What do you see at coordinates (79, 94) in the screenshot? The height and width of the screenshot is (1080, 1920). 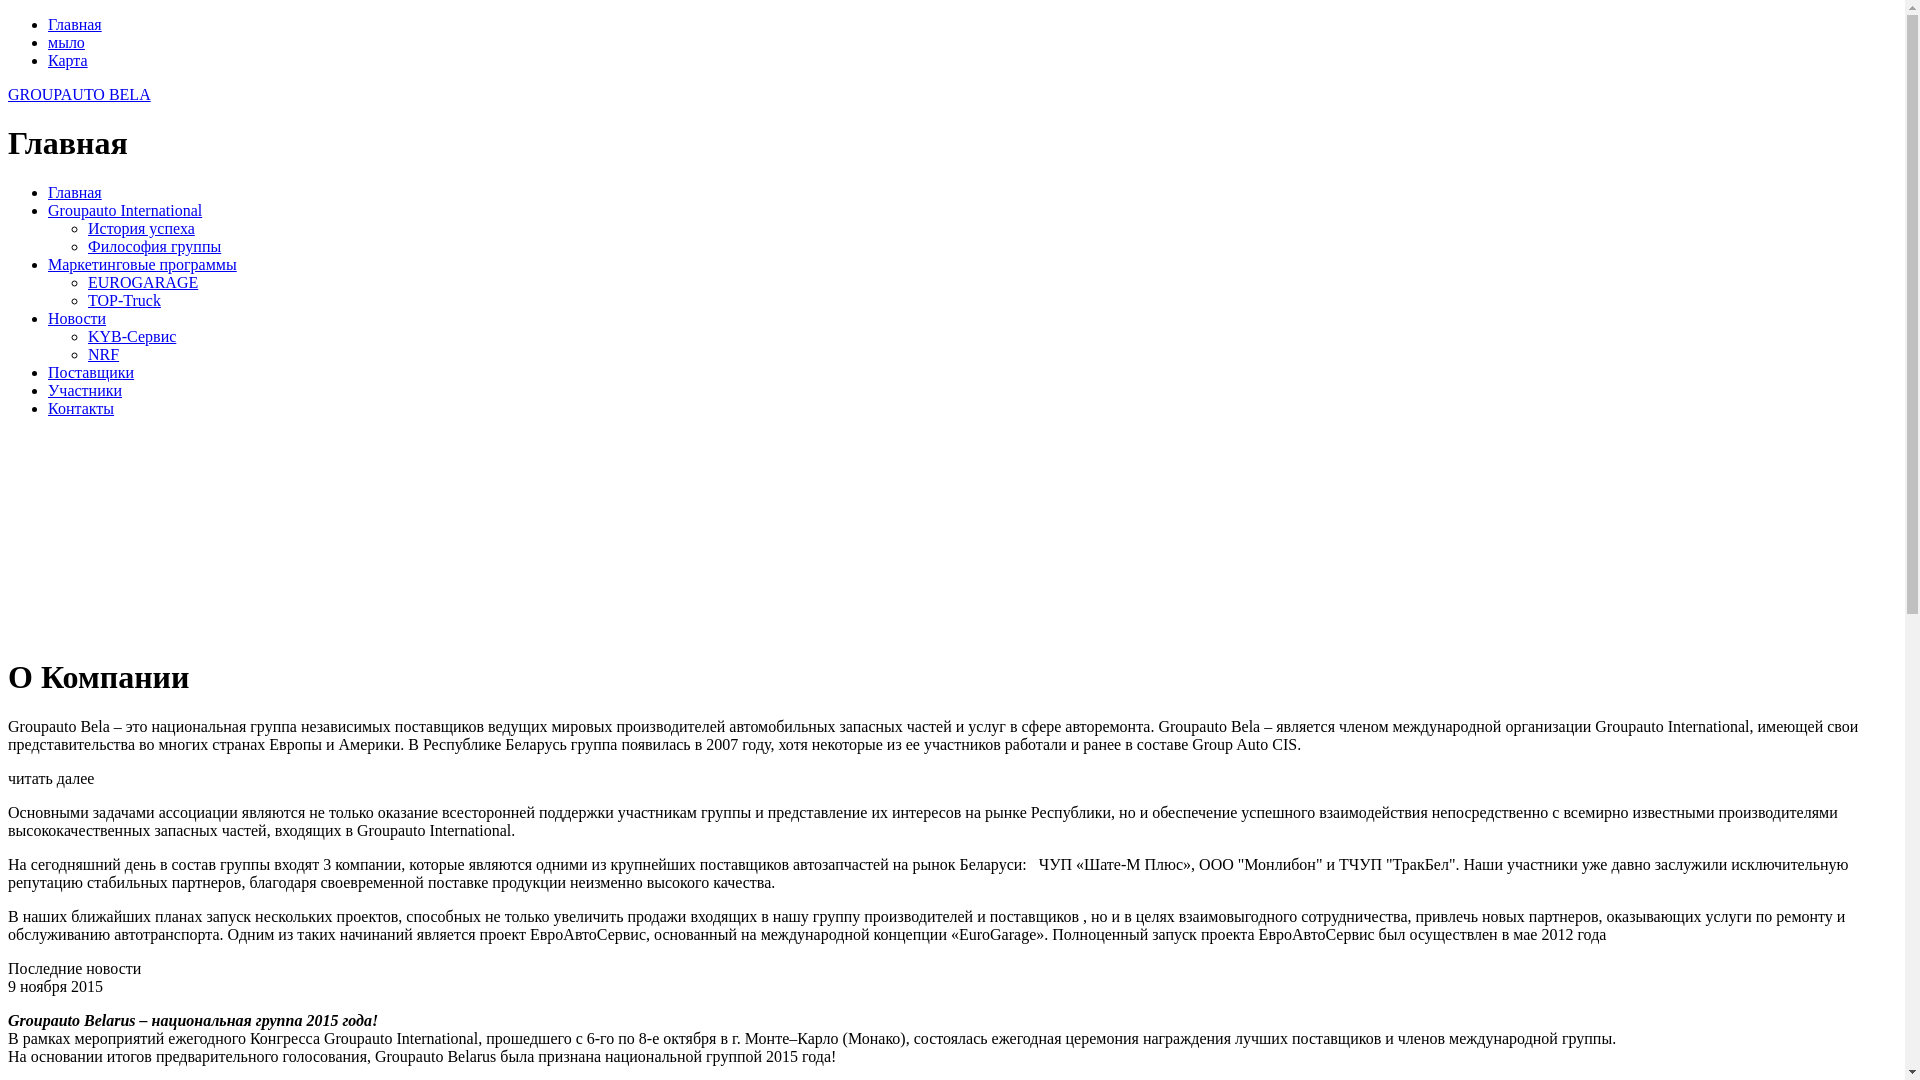 I see `'GROUPAUTO BELA'` at bounding box center [79, 94].